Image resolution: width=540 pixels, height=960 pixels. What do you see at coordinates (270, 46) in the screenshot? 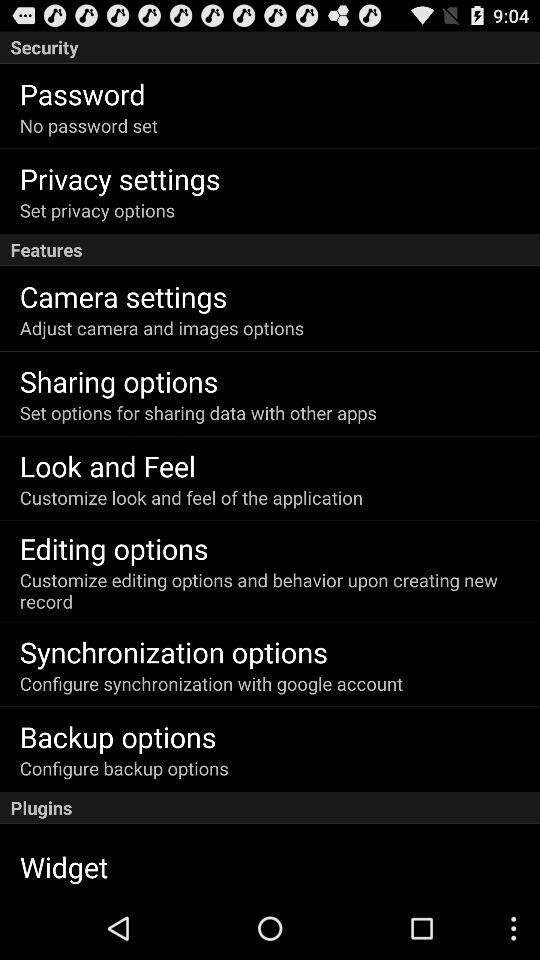
I see `security` at bounding box center [270, 46].